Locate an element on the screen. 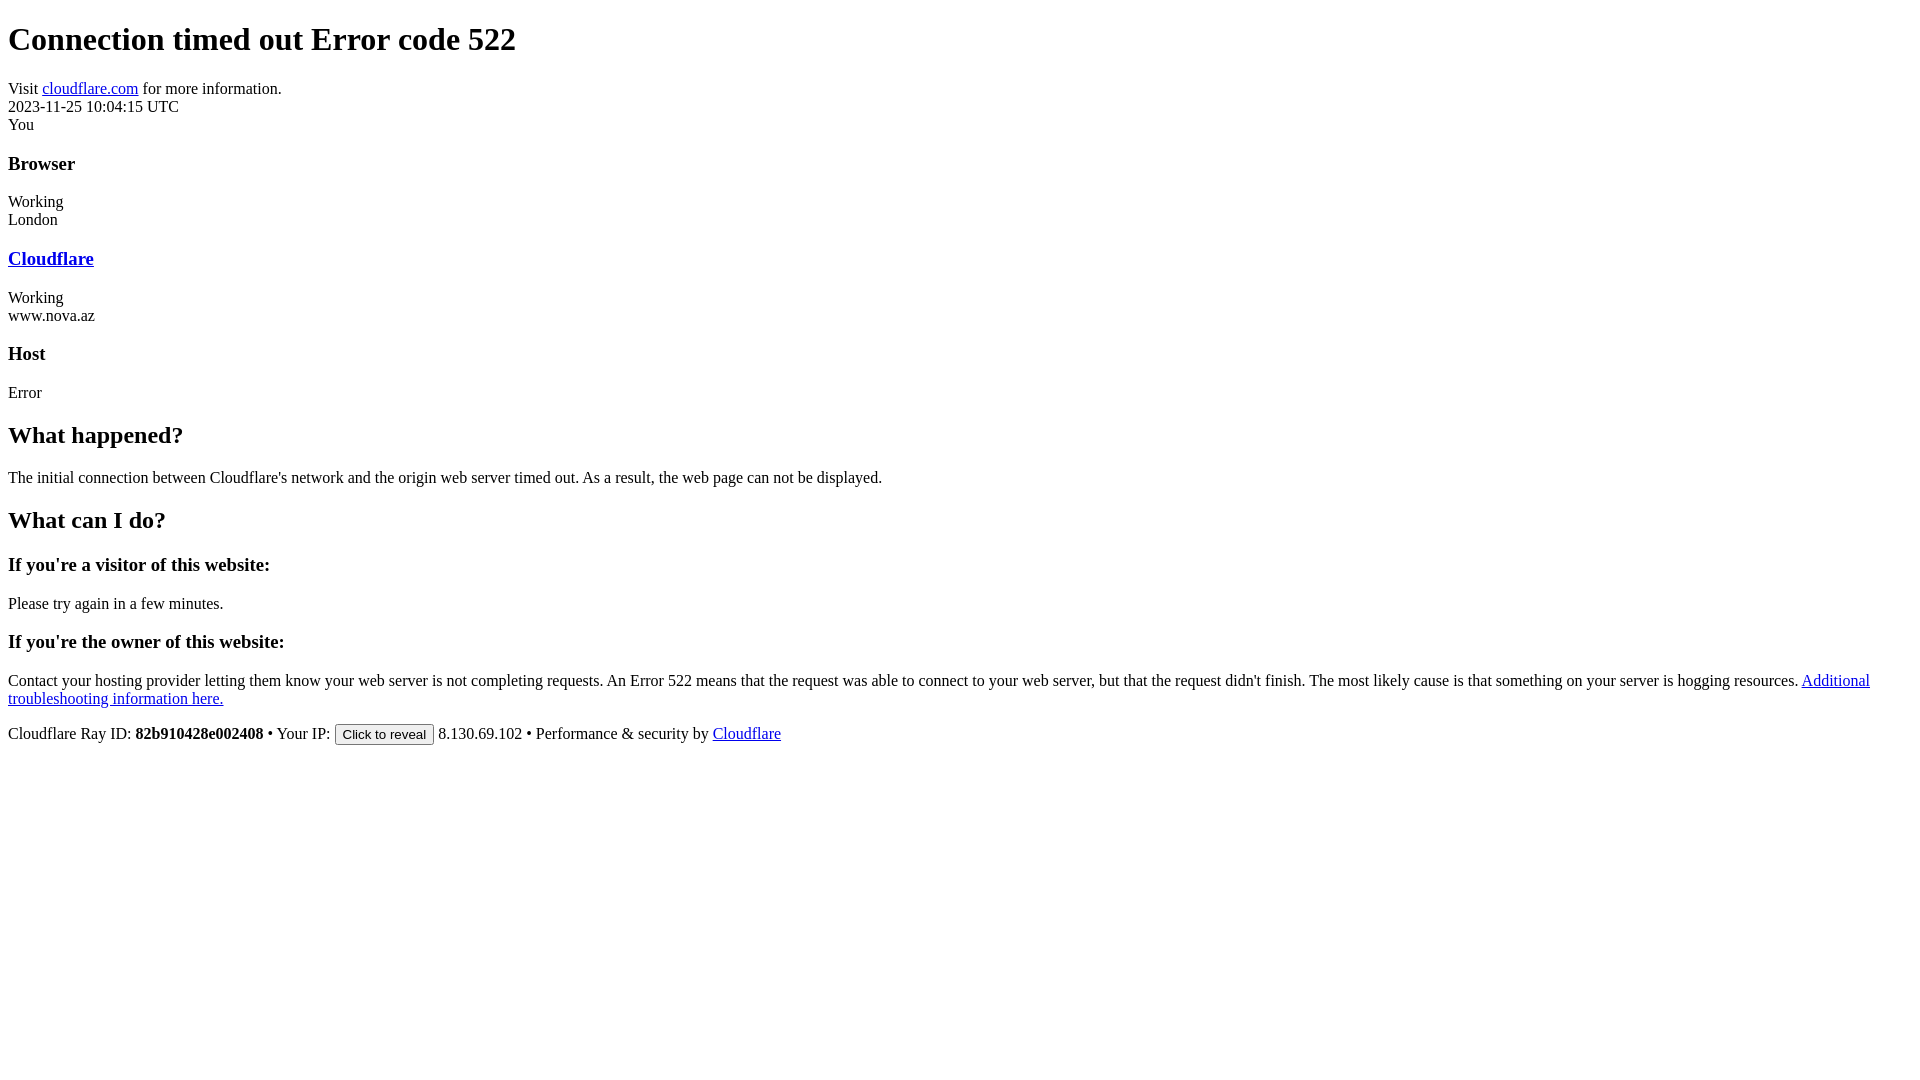  'Click to reveal' is located at coordinates (384, 734).